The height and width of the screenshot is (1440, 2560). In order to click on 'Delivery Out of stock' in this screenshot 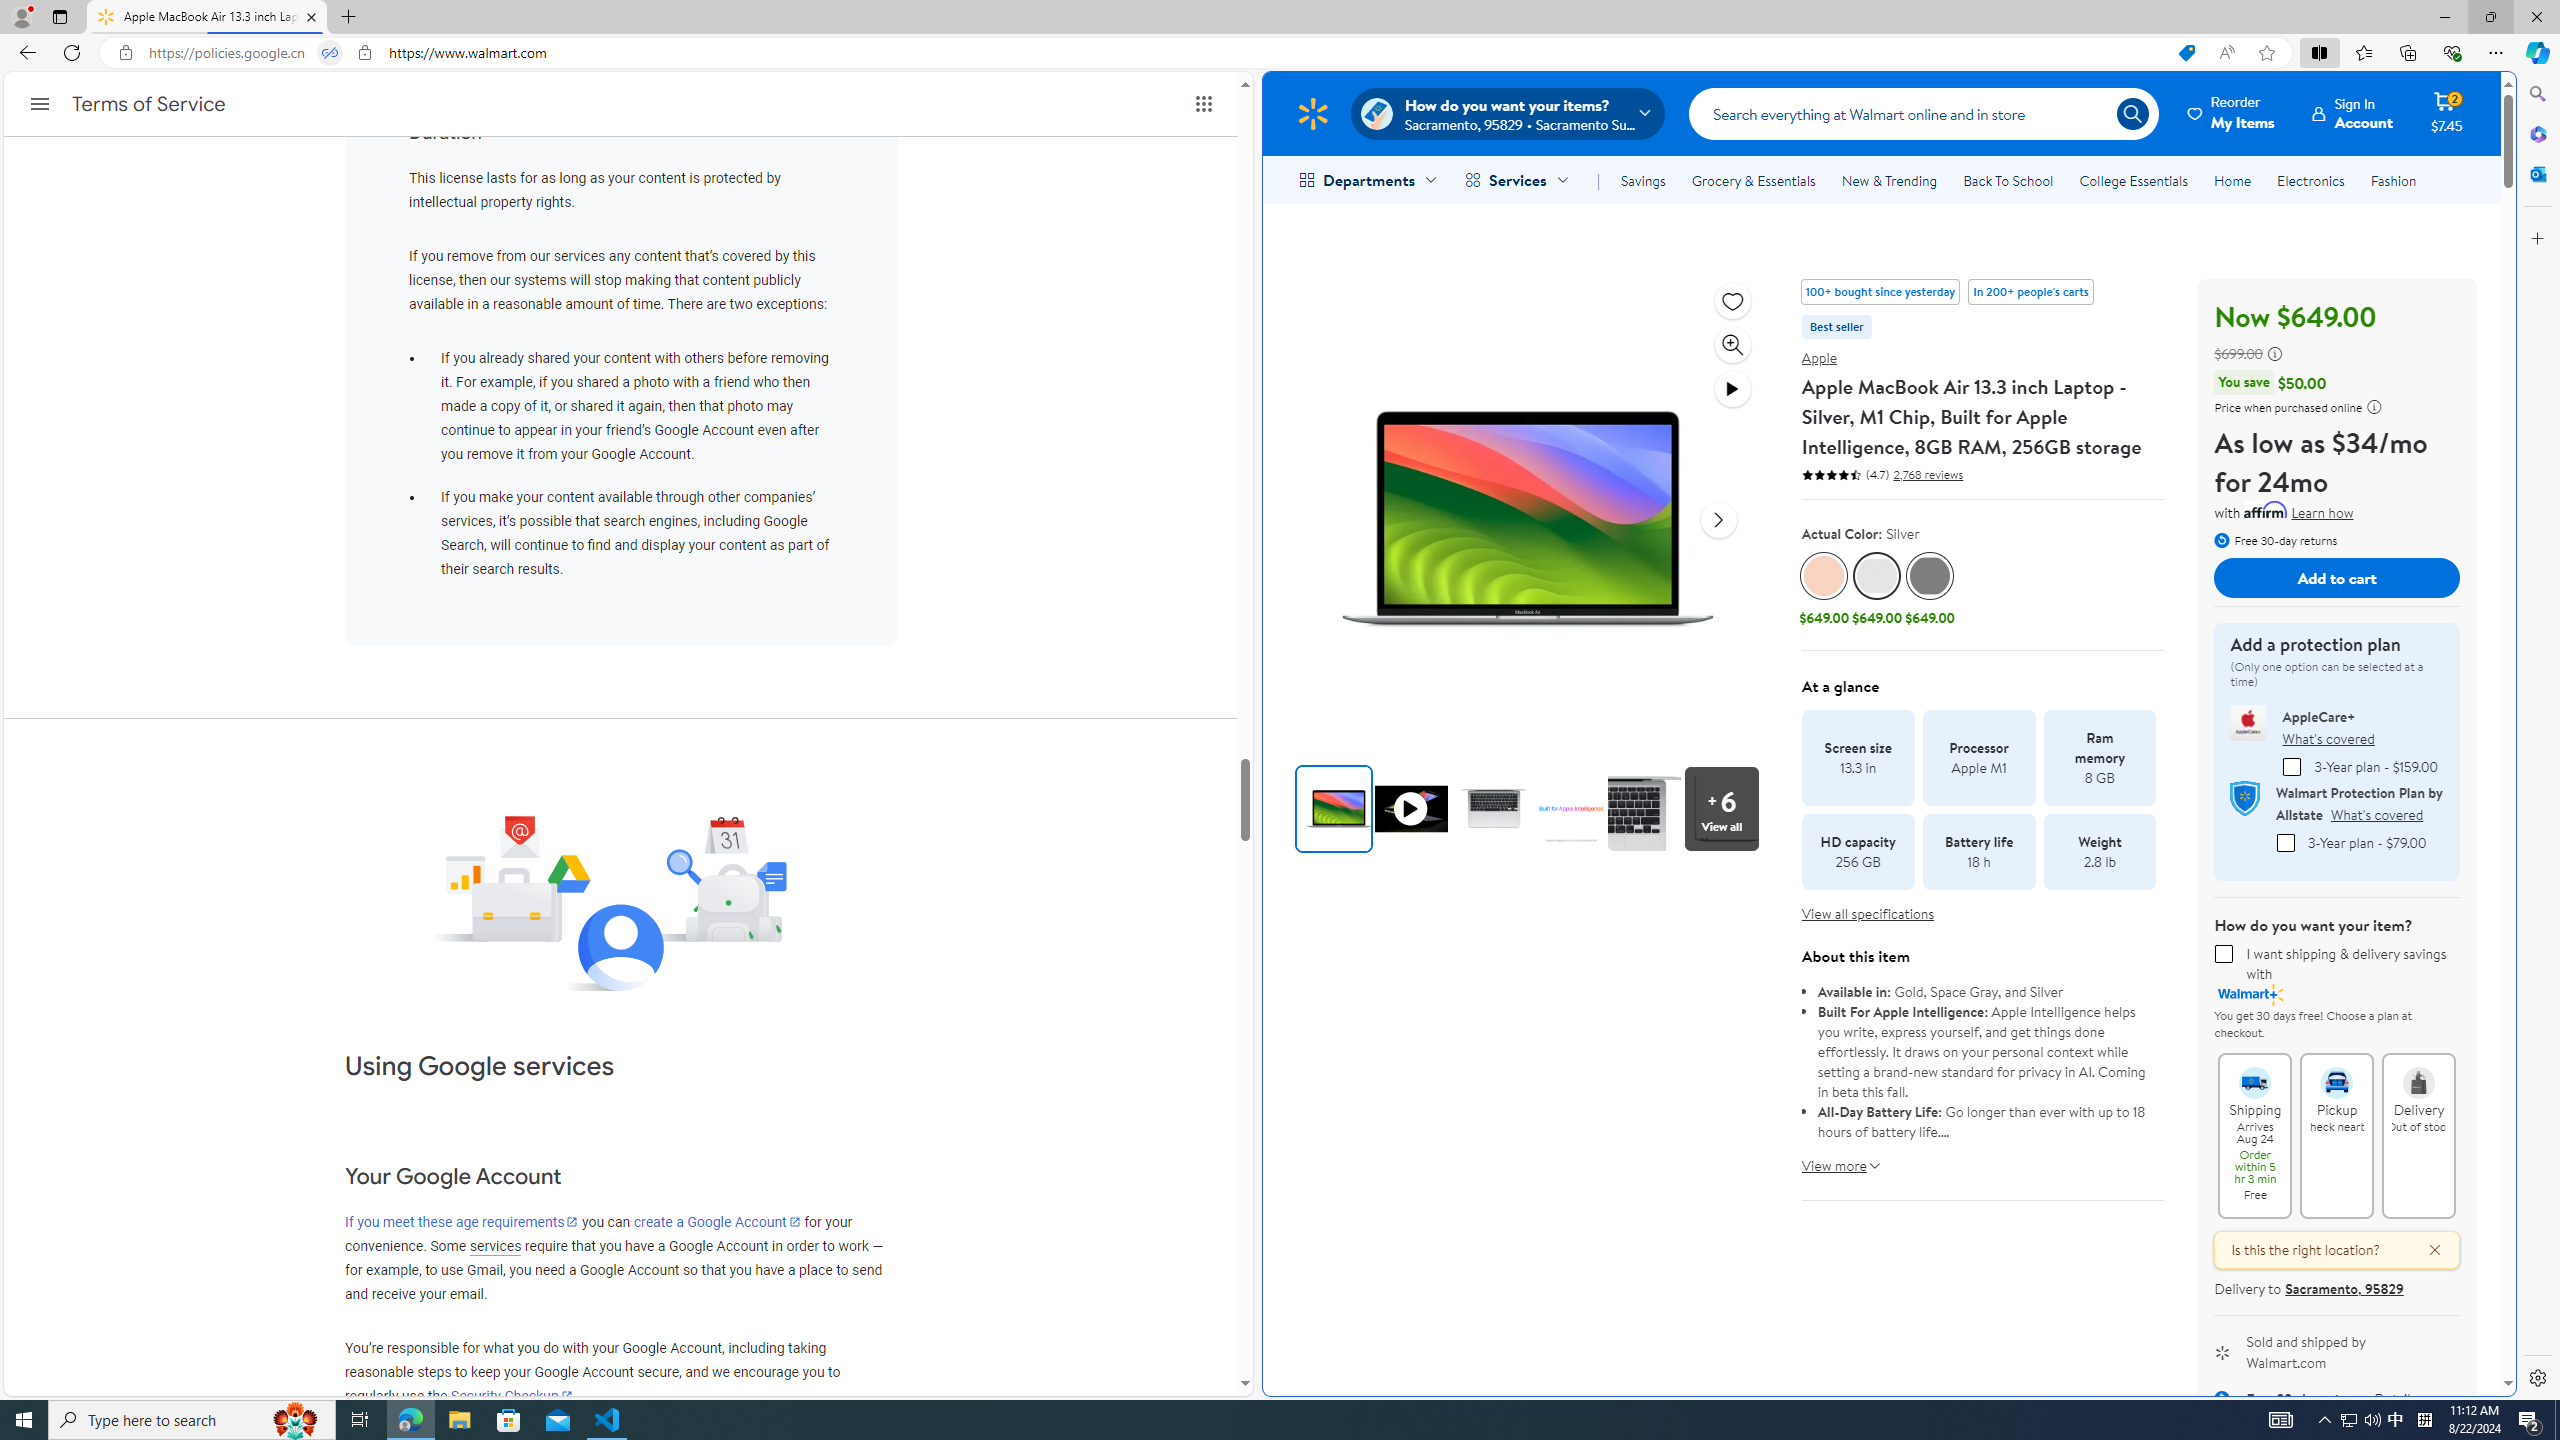, I will do `click(2418, 1072)`.